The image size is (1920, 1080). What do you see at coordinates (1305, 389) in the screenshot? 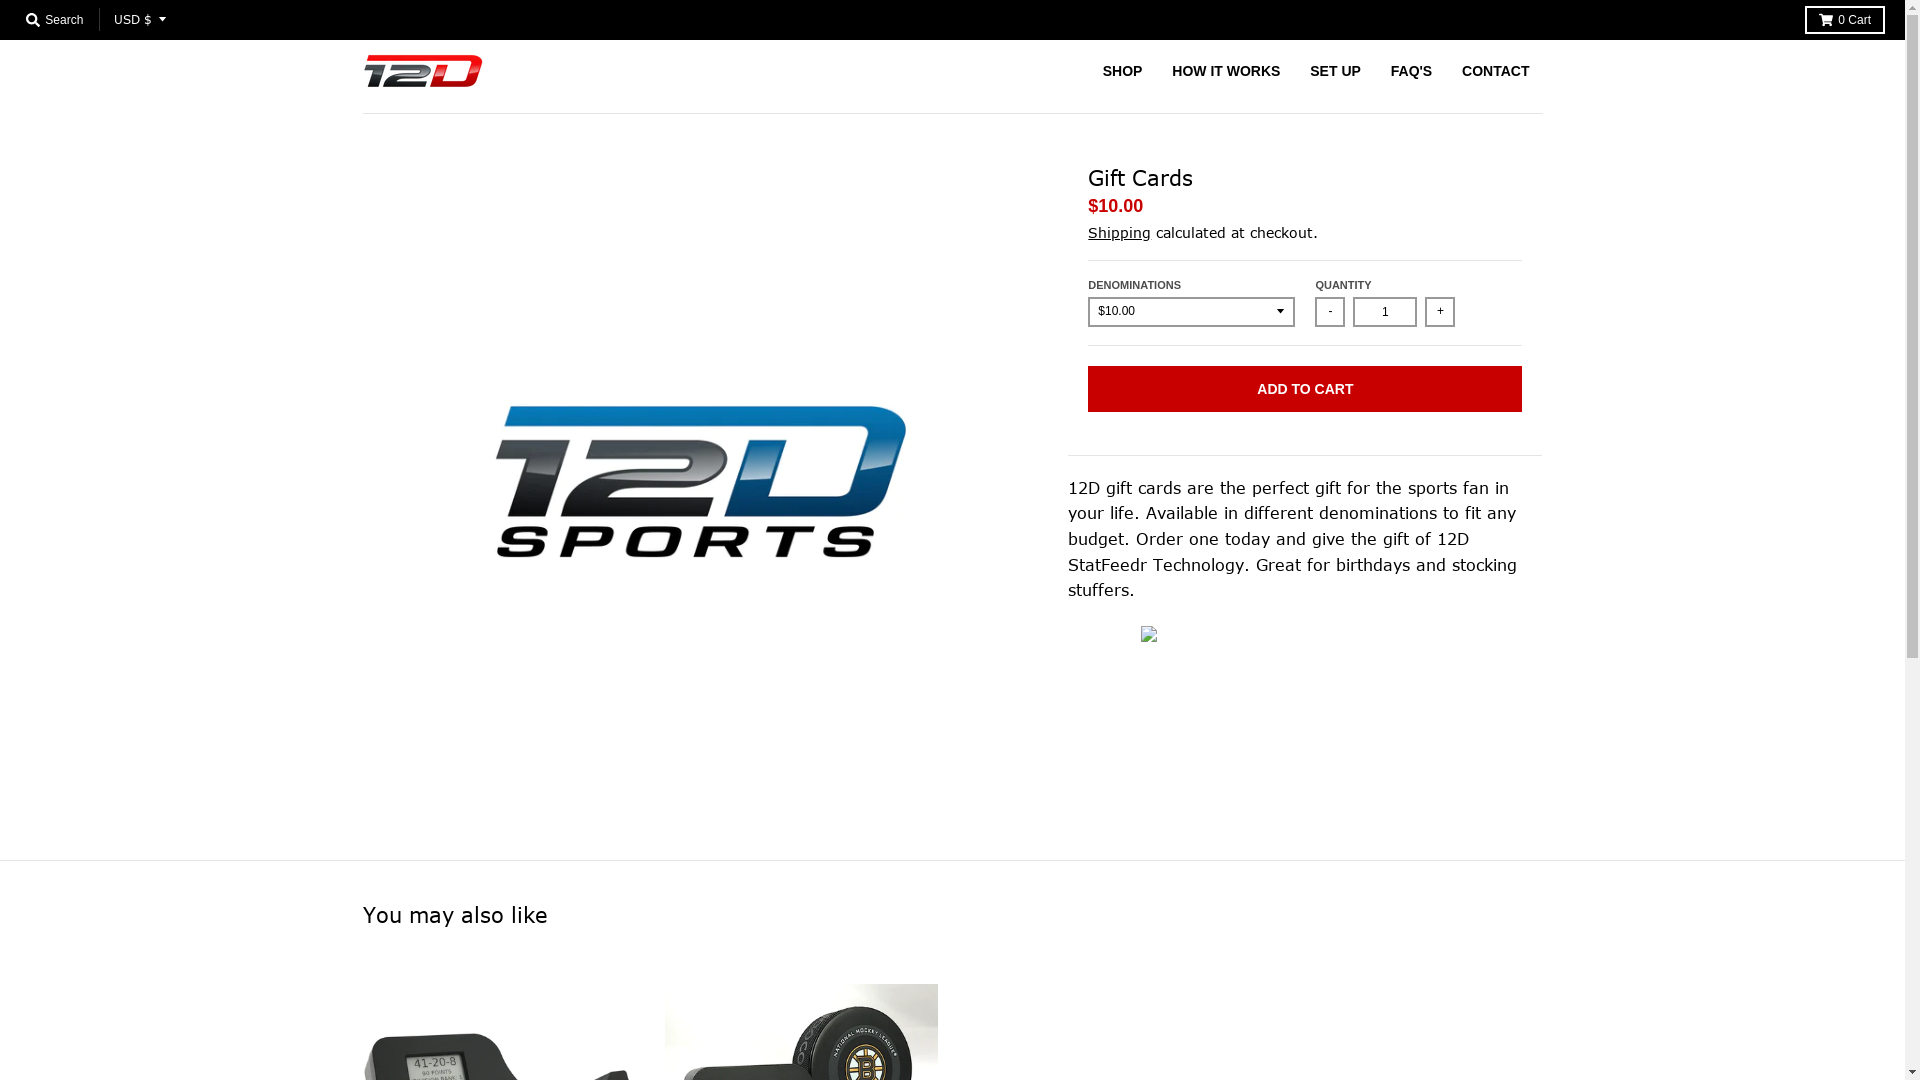
I see `'ADD TO CART'` at bounding box center [1305, 389].